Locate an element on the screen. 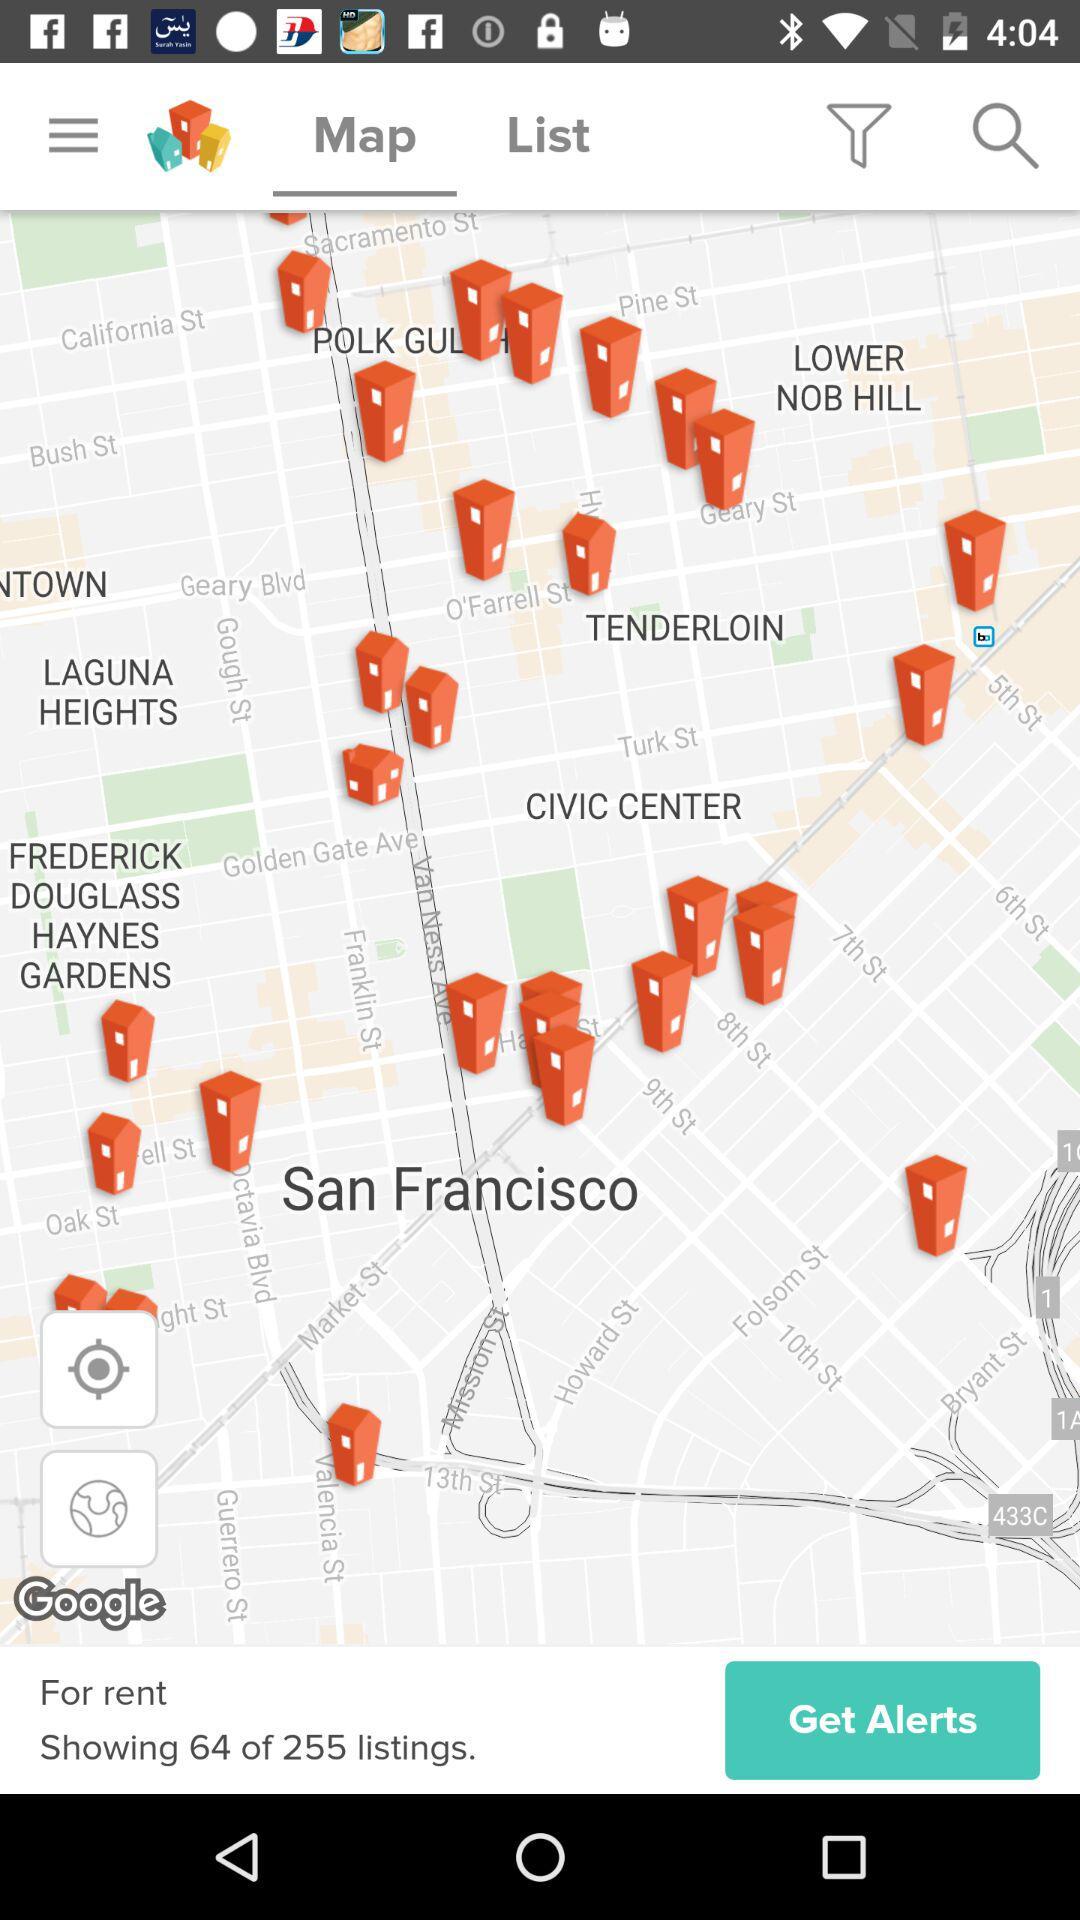 This screenshot has height=1920, width=1080. icon next to the list item is located at coordinates (858, 135).